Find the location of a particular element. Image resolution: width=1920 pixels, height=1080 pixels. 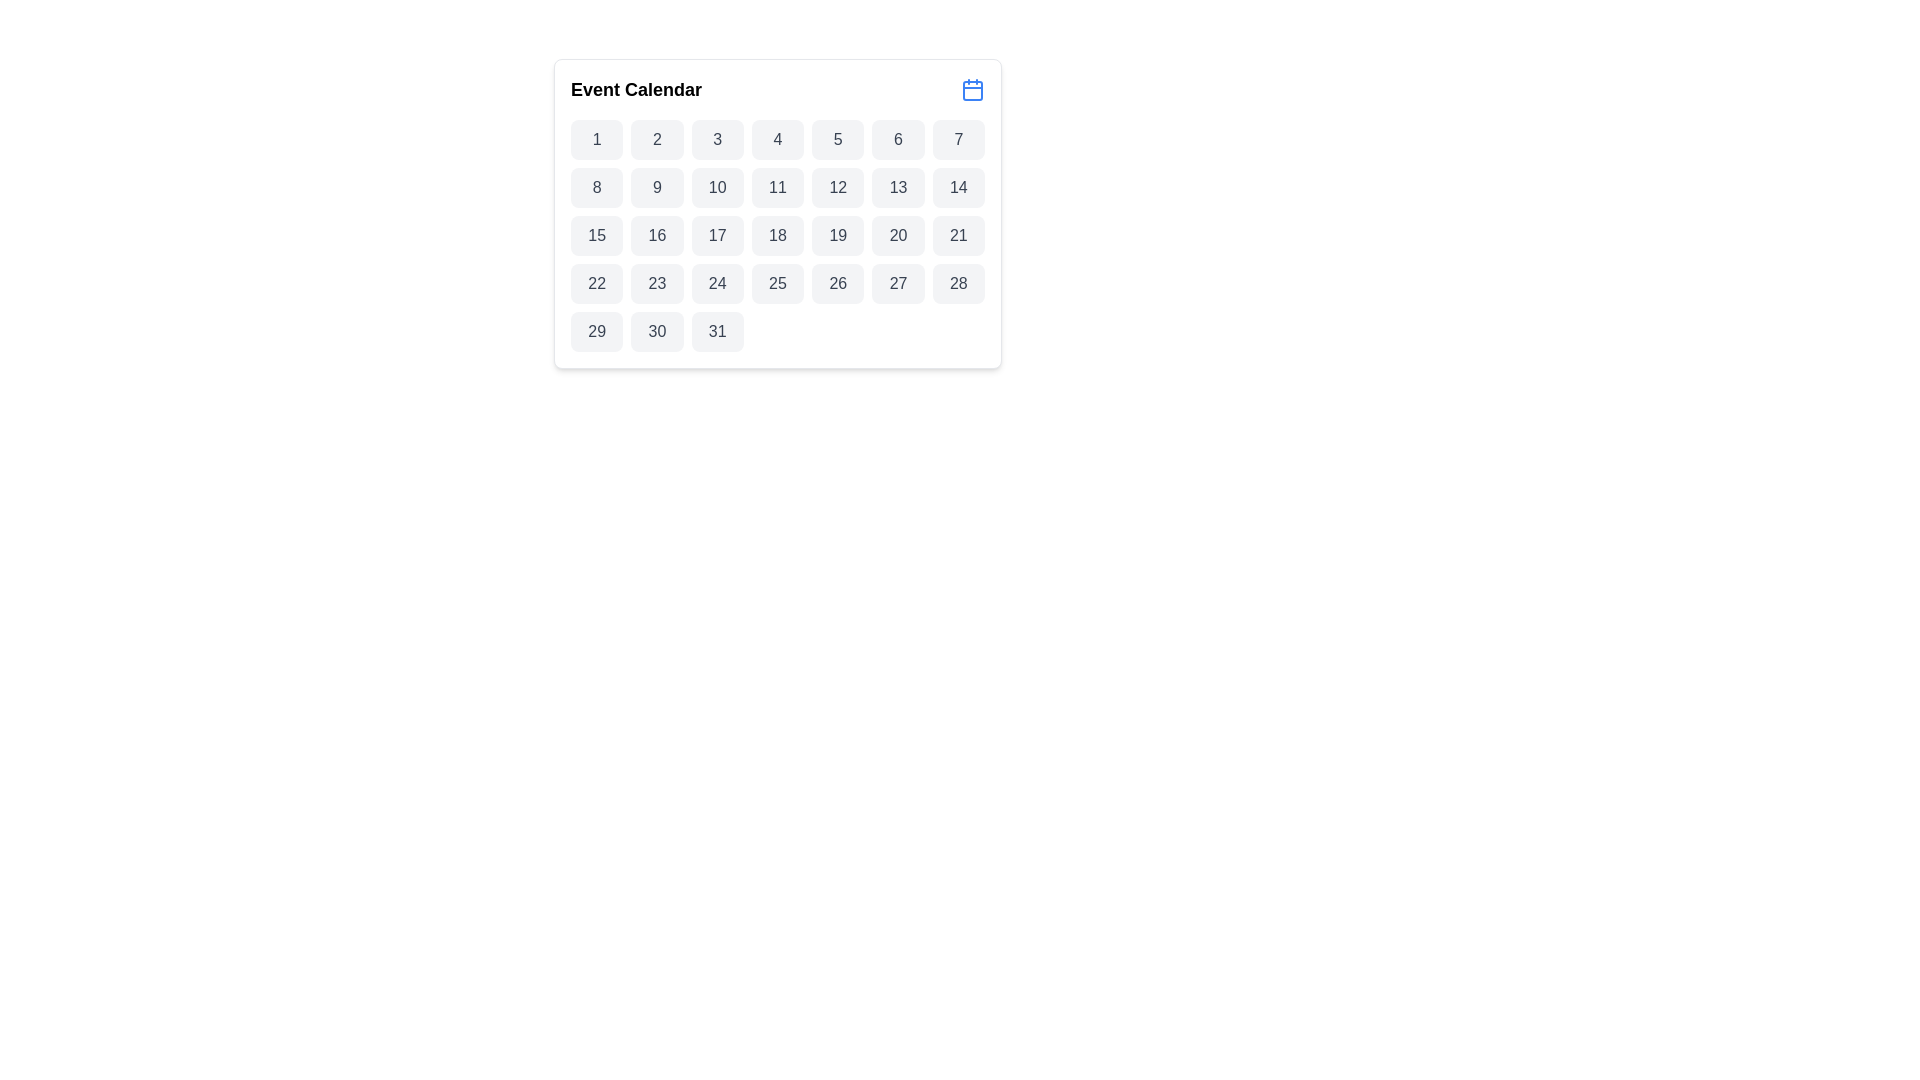

the rounded rectangular button labeled '2' in the calendar grid is located at coordinates (657, 138).